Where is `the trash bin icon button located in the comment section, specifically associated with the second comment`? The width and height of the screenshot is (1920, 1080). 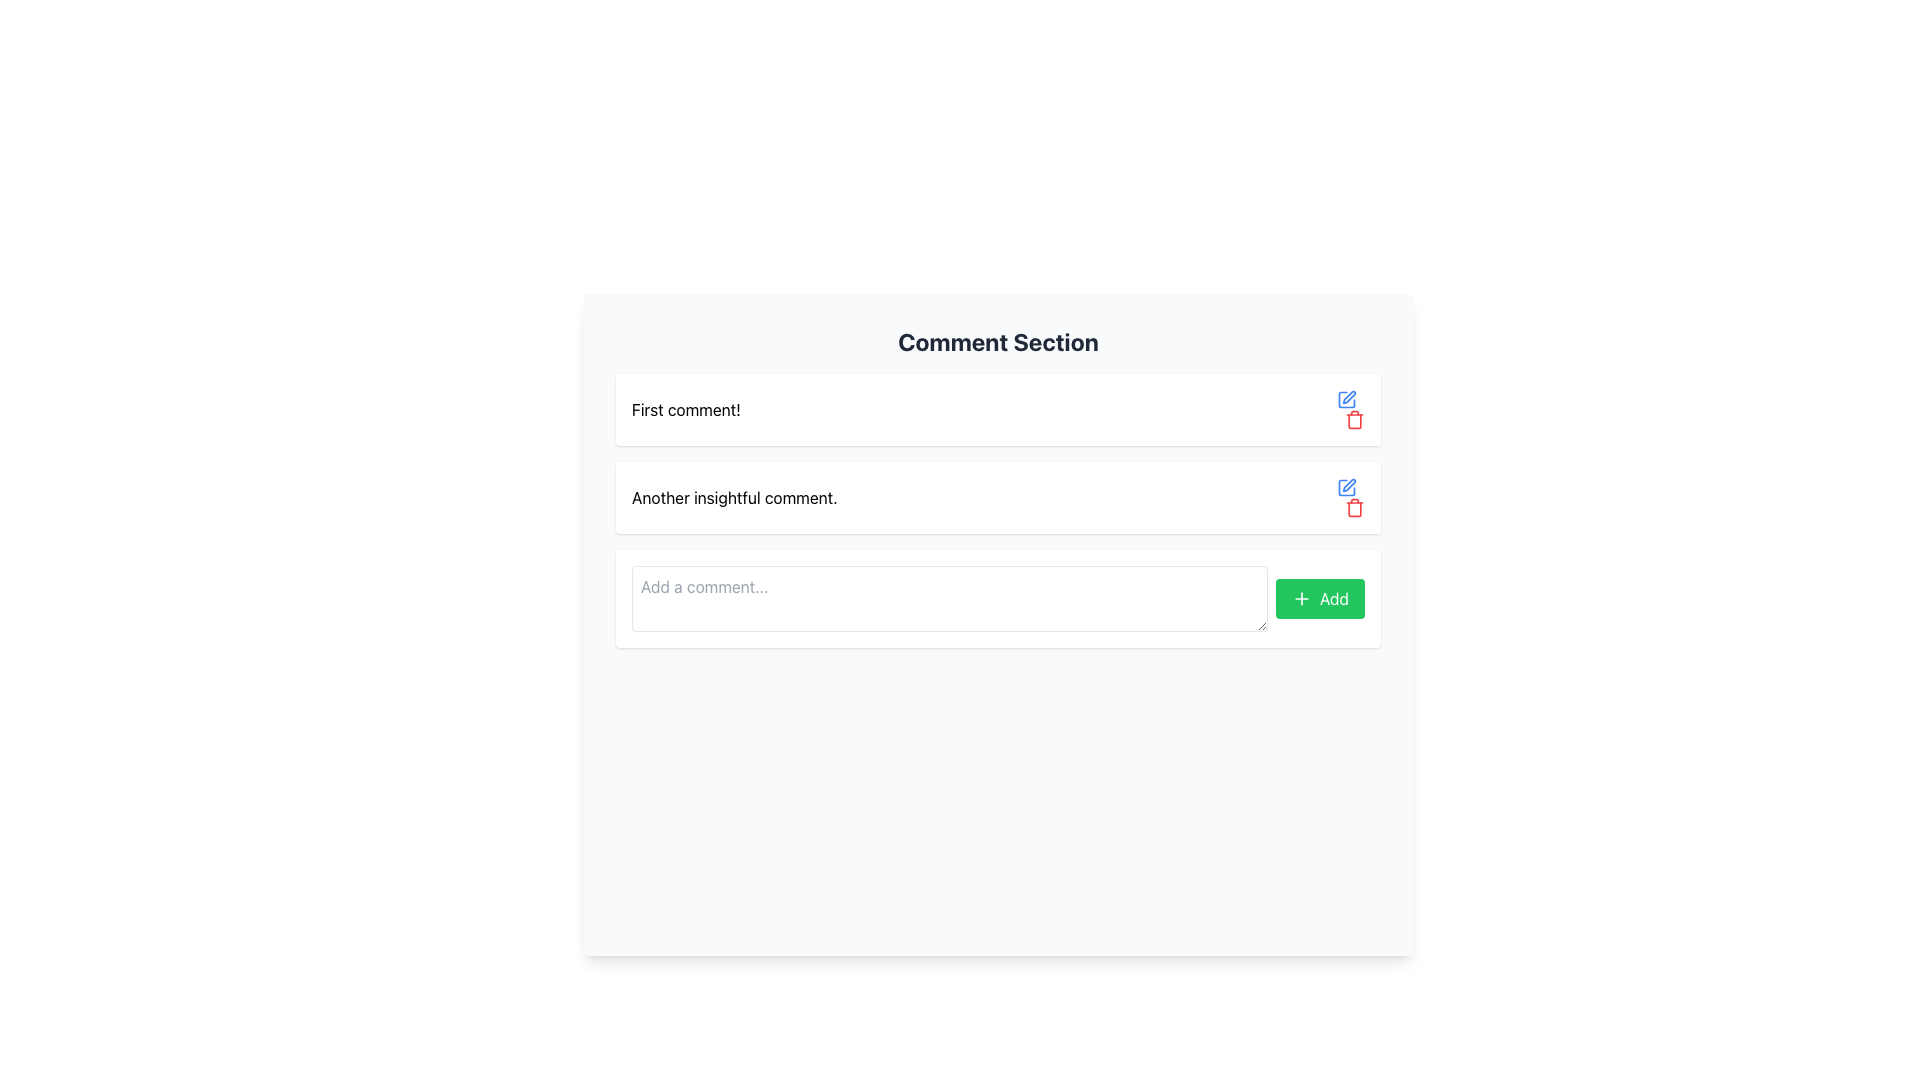 the trash bin icon button located in the comment section, specifically associated with the second comment is located at coordinates (1354, 507).